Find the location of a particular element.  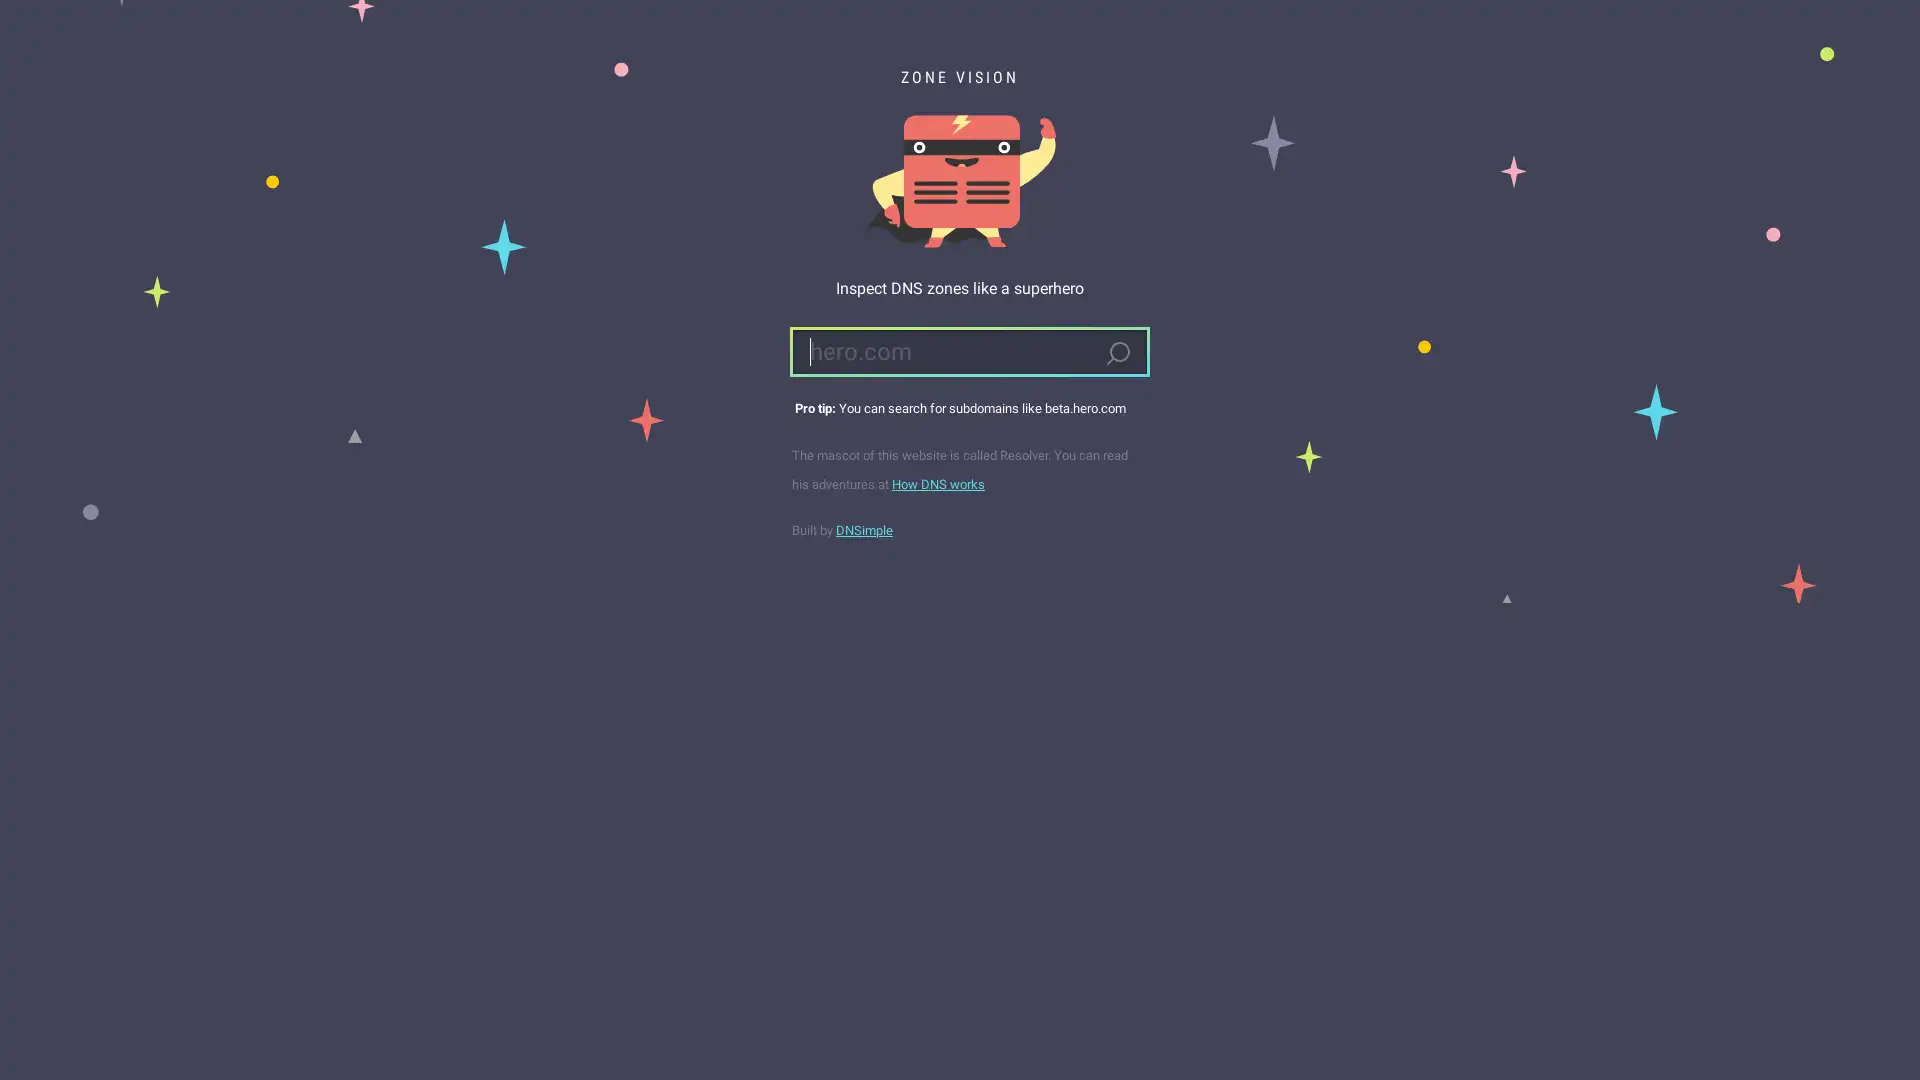

Submit is located at coordinates (1116, 353).